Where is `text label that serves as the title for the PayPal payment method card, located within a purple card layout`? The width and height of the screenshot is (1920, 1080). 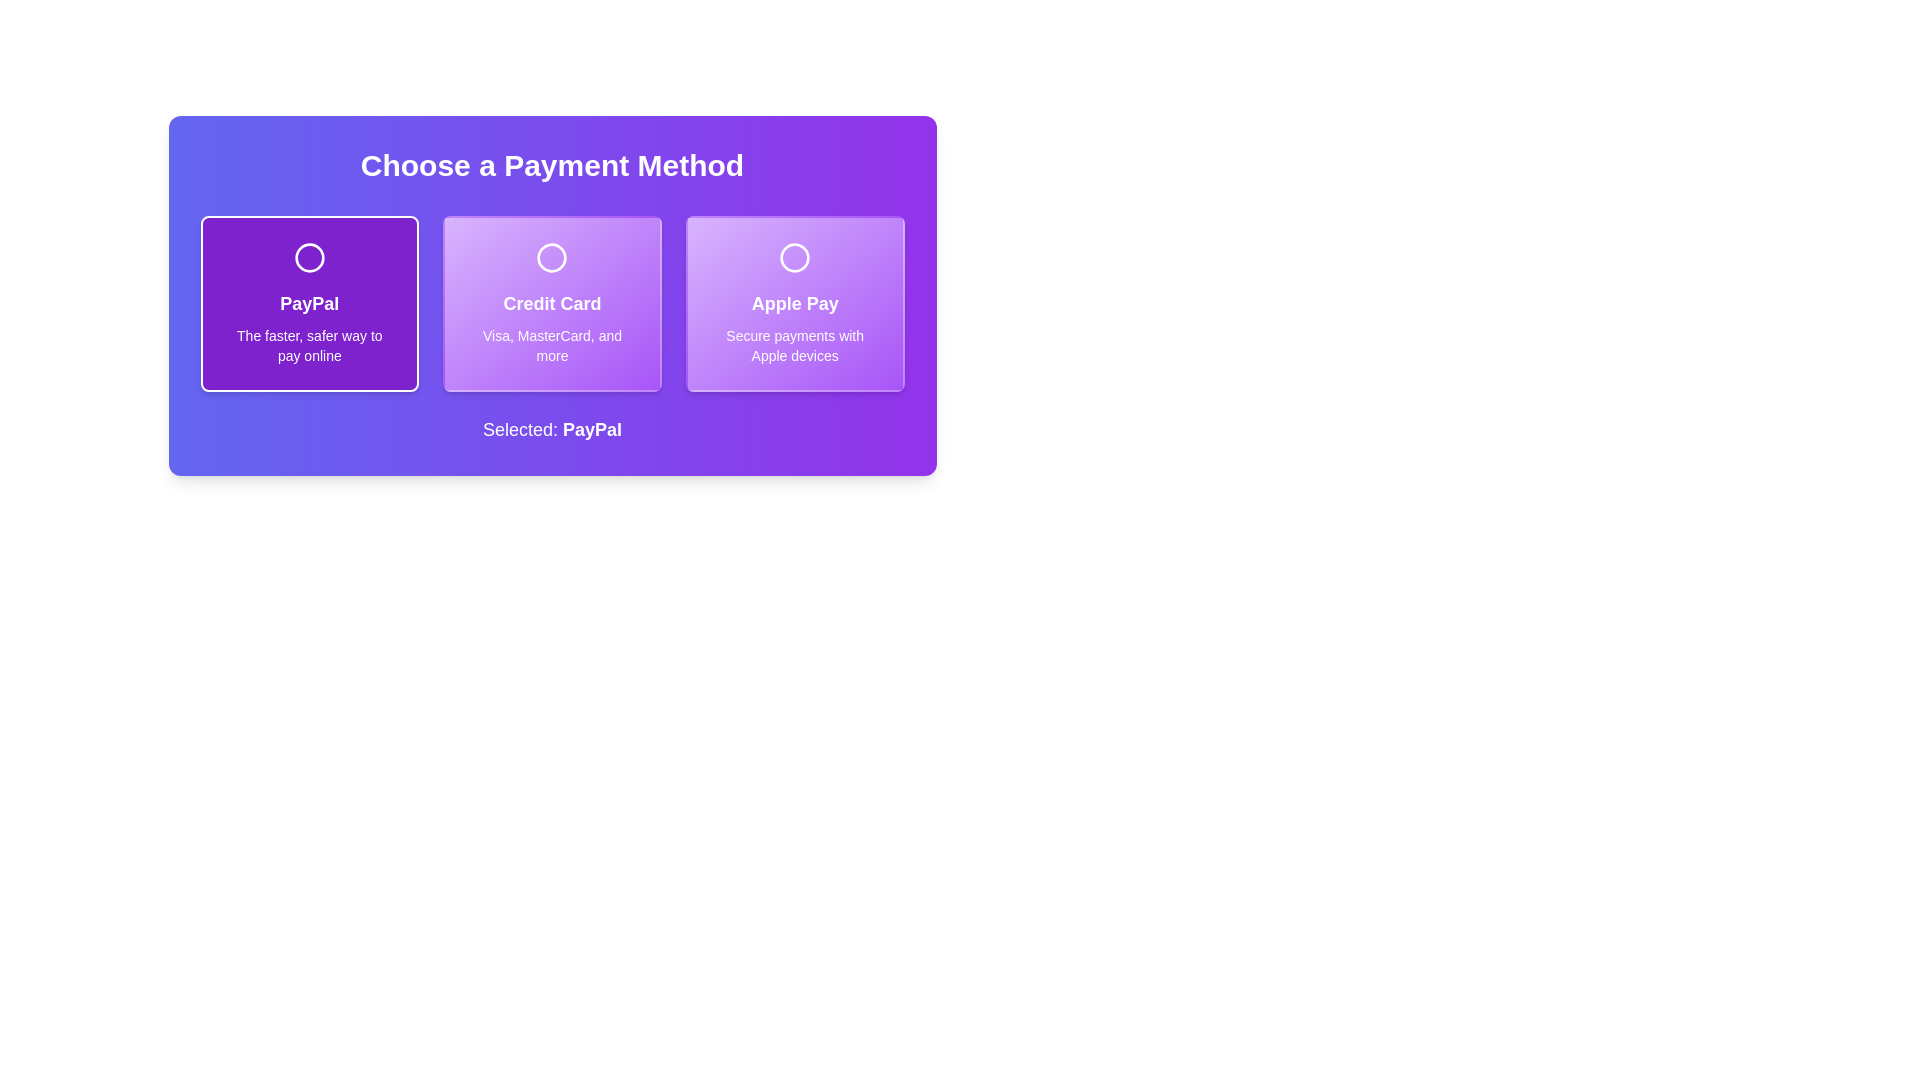
text label that serves as the title for the PayPal payment method card, located within a purple card layout is located at coordinates (308, 304).